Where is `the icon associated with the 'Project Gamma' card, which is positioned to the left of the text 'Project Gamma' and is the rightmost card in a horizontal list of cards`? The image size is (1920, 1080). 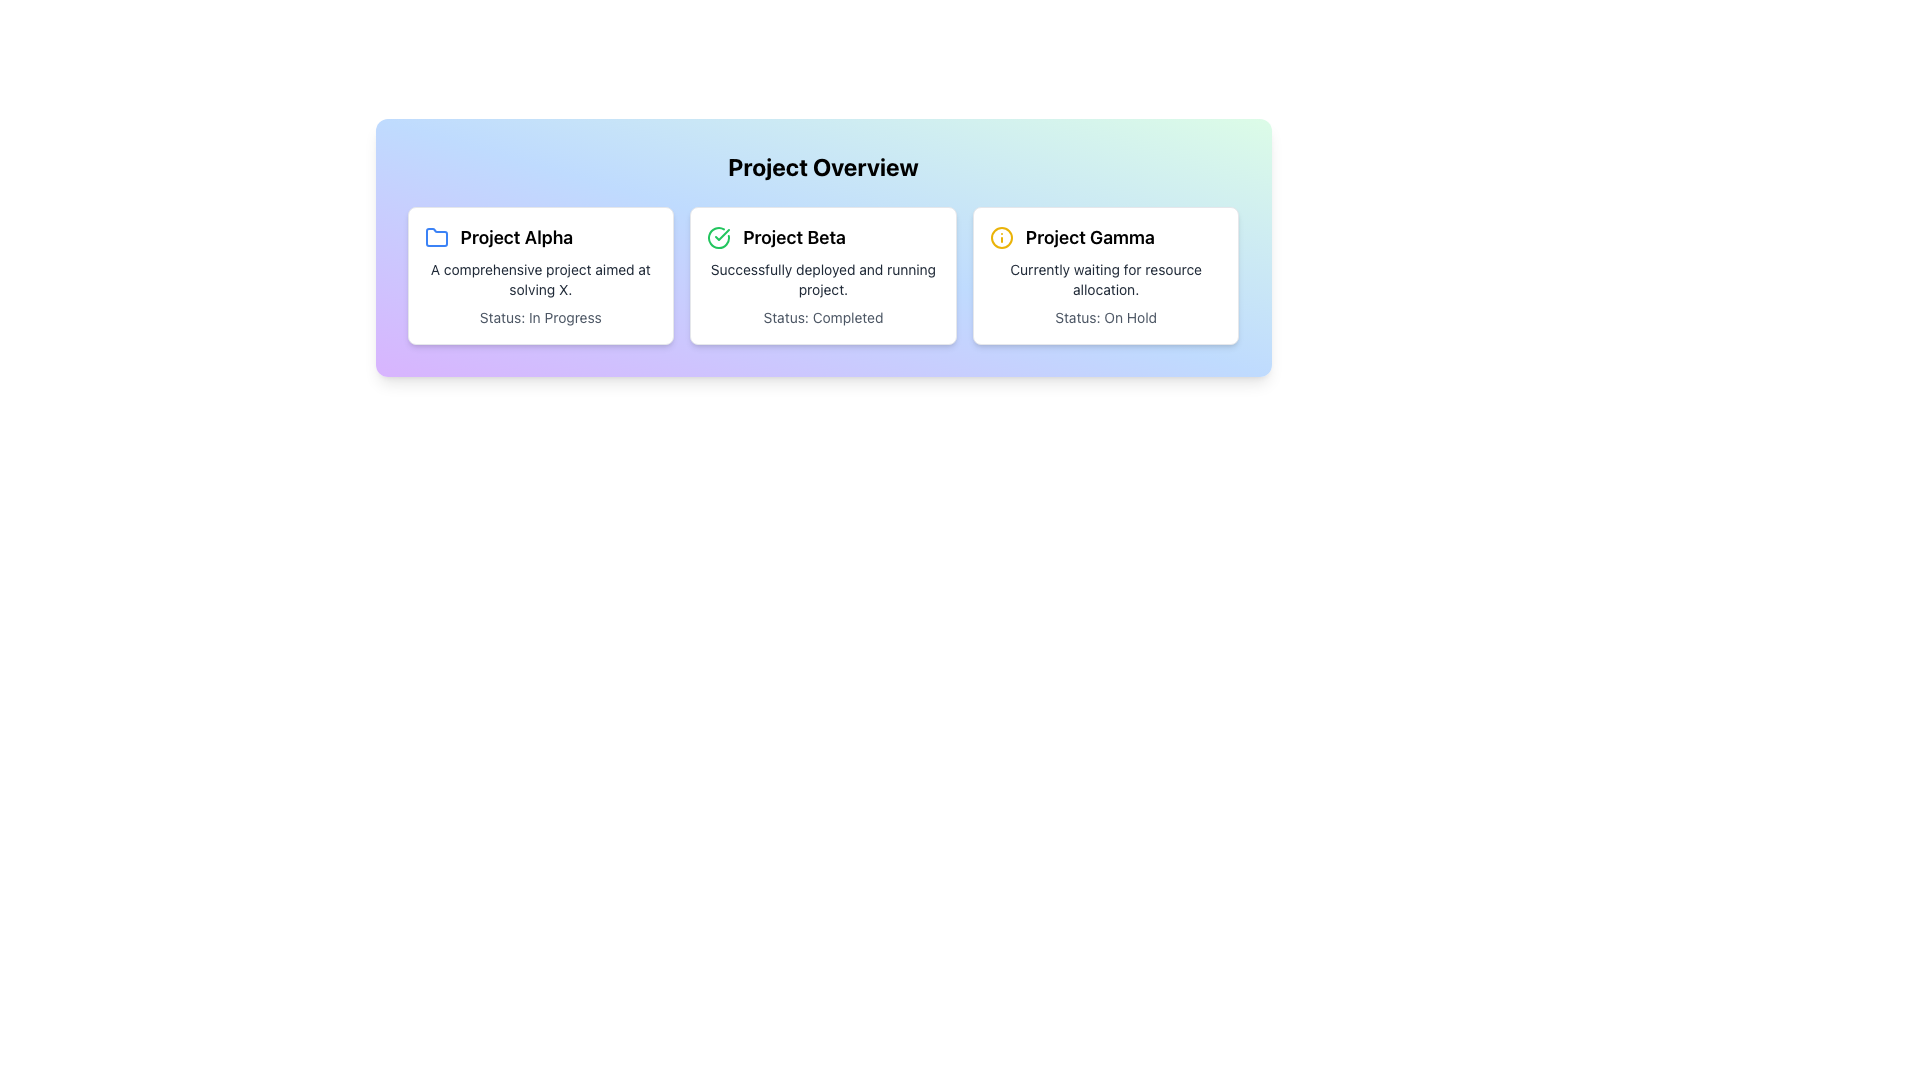 the icon associated with the 'Project Gamma' card, which is positioned to the left of the text 'Project Gamma' and is the rightmost card in a horizontal list of cards is located at coordinates (1001, 237).